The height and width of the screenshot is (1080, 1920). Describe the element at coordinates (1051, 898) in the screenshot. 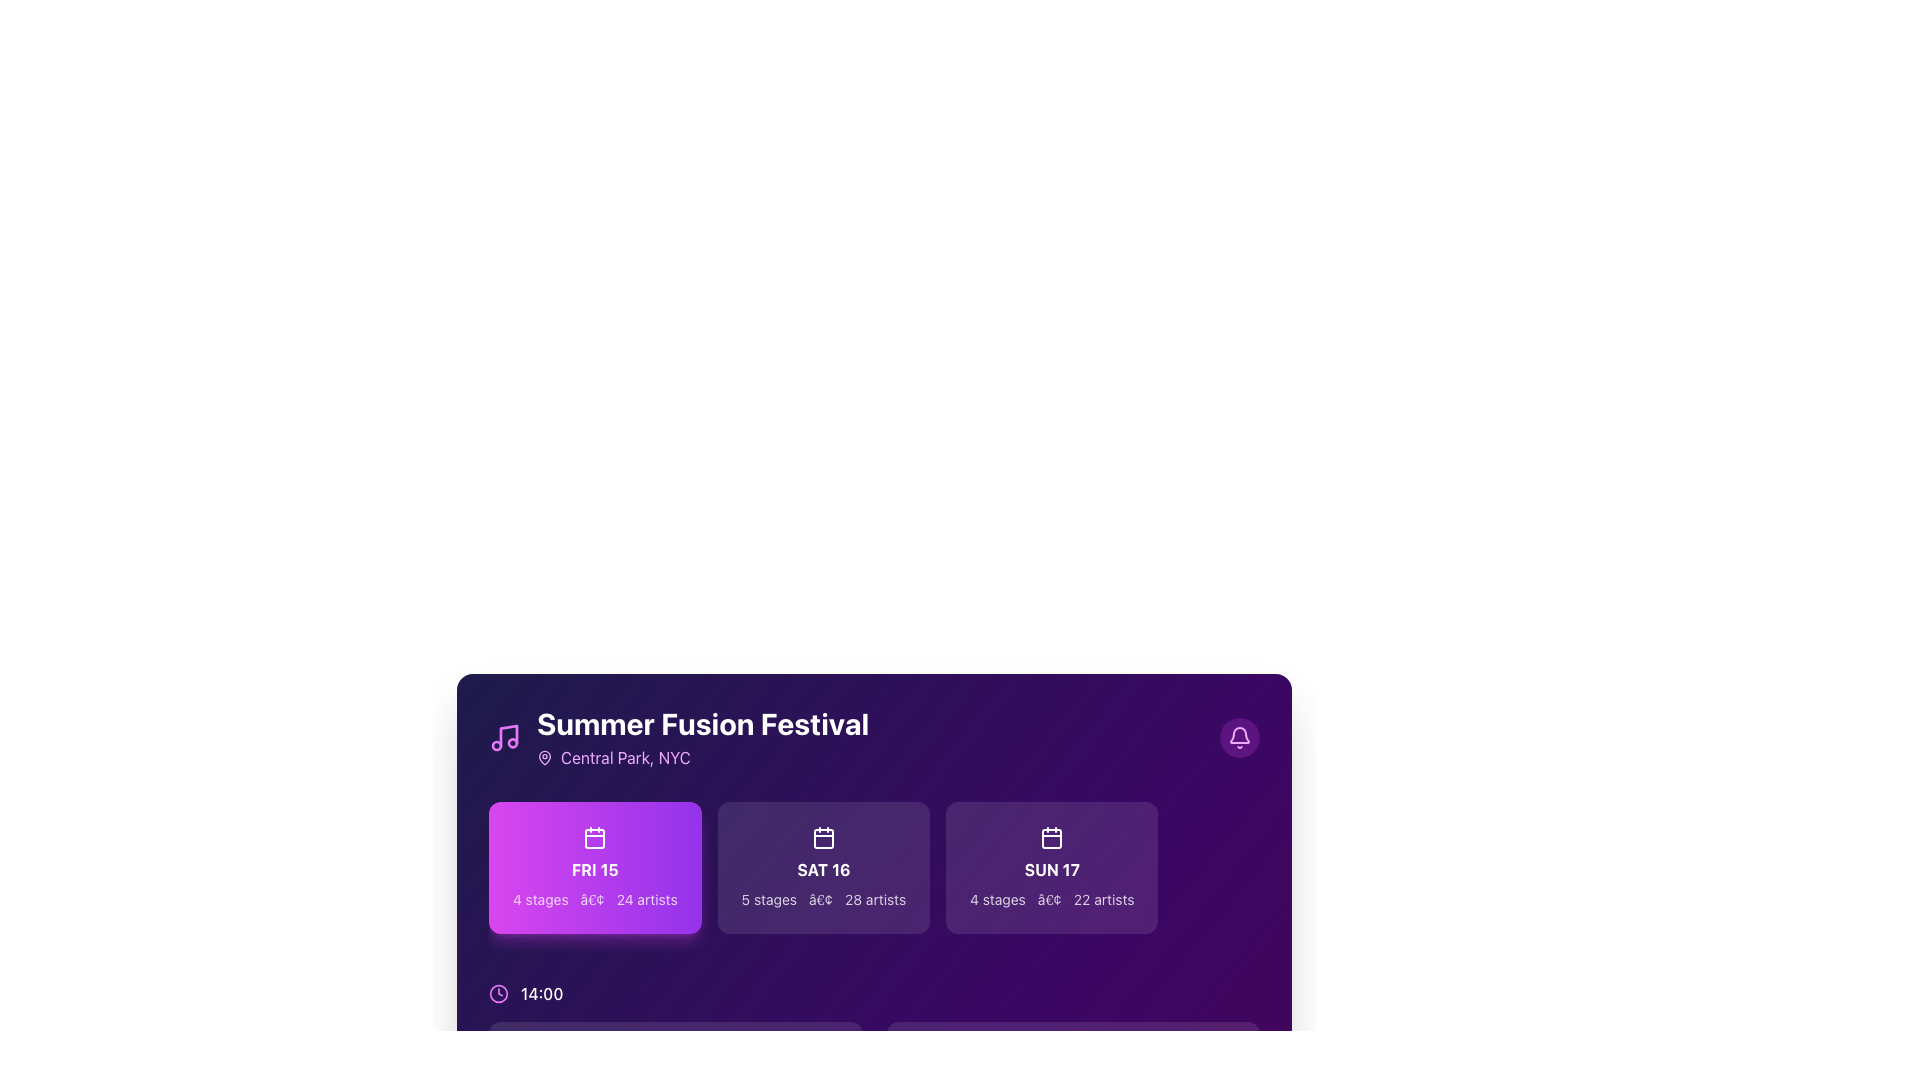

I see `the static text label displaying '4 stages • 22 artists' on a dark purple background, located in the bottom section of the 'SUN 17' card in the 'Summer Fusion Festival' section` at that location.